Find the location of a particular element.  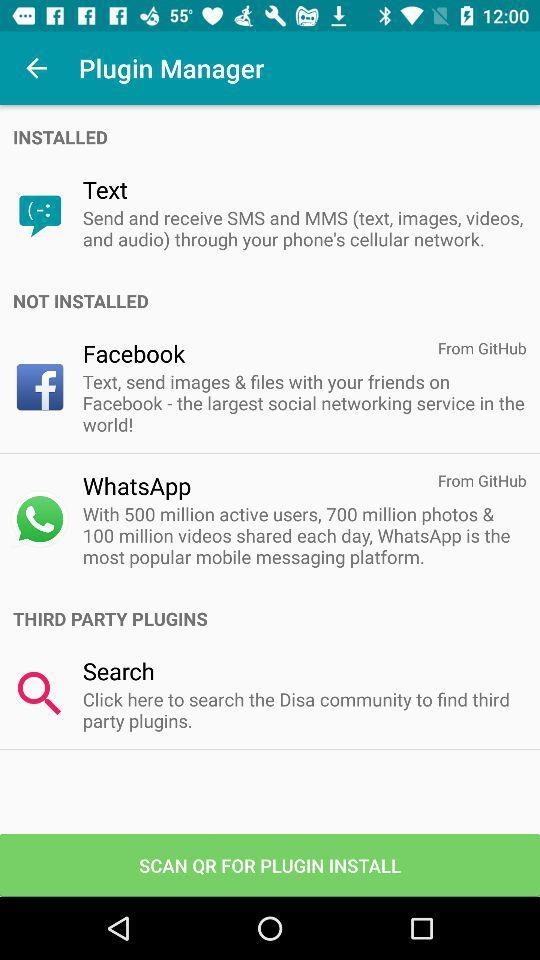

app below the search icon is located at coordinates (303, 710).